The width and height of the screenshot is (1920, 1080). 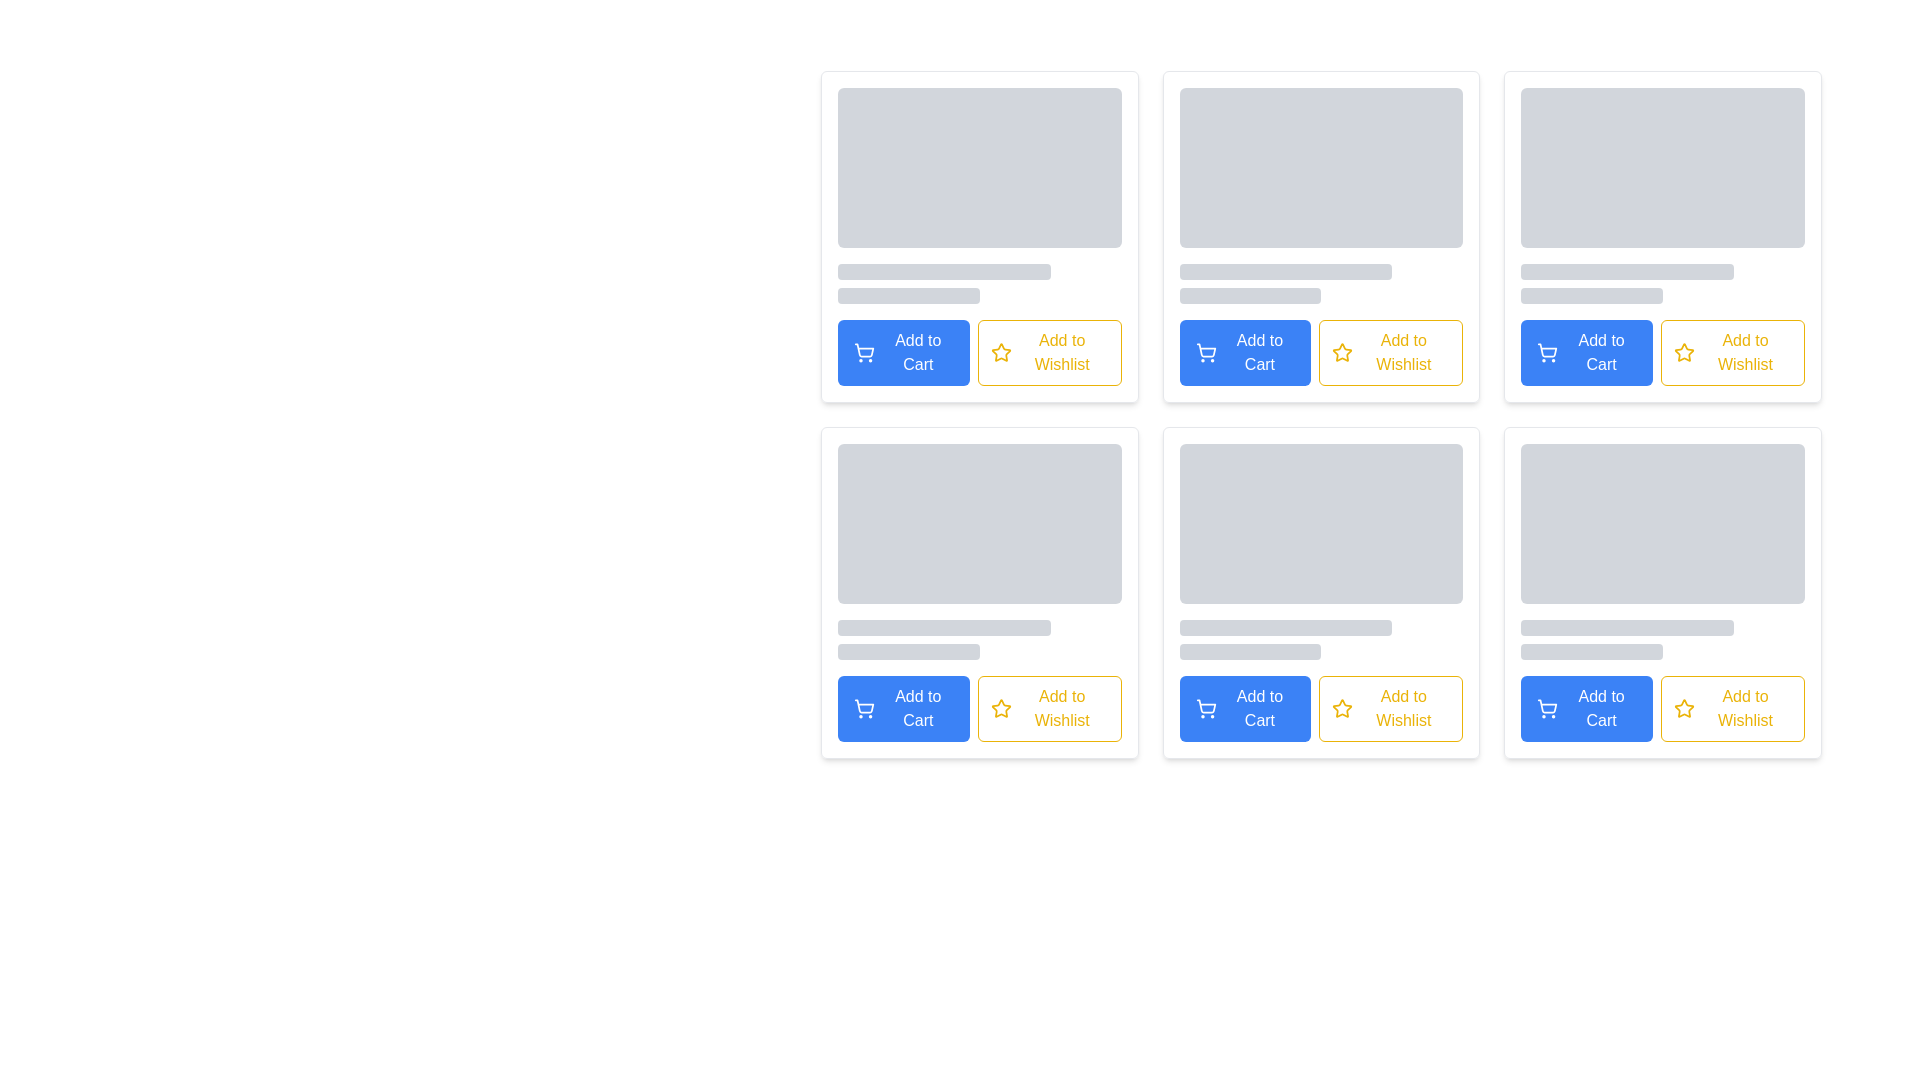 What do you see at coordinates (864, 352) in the screenshot?
I see `the shopping cart icon outlined in white lines on a blue circular background` at bounding box center [864, 352].